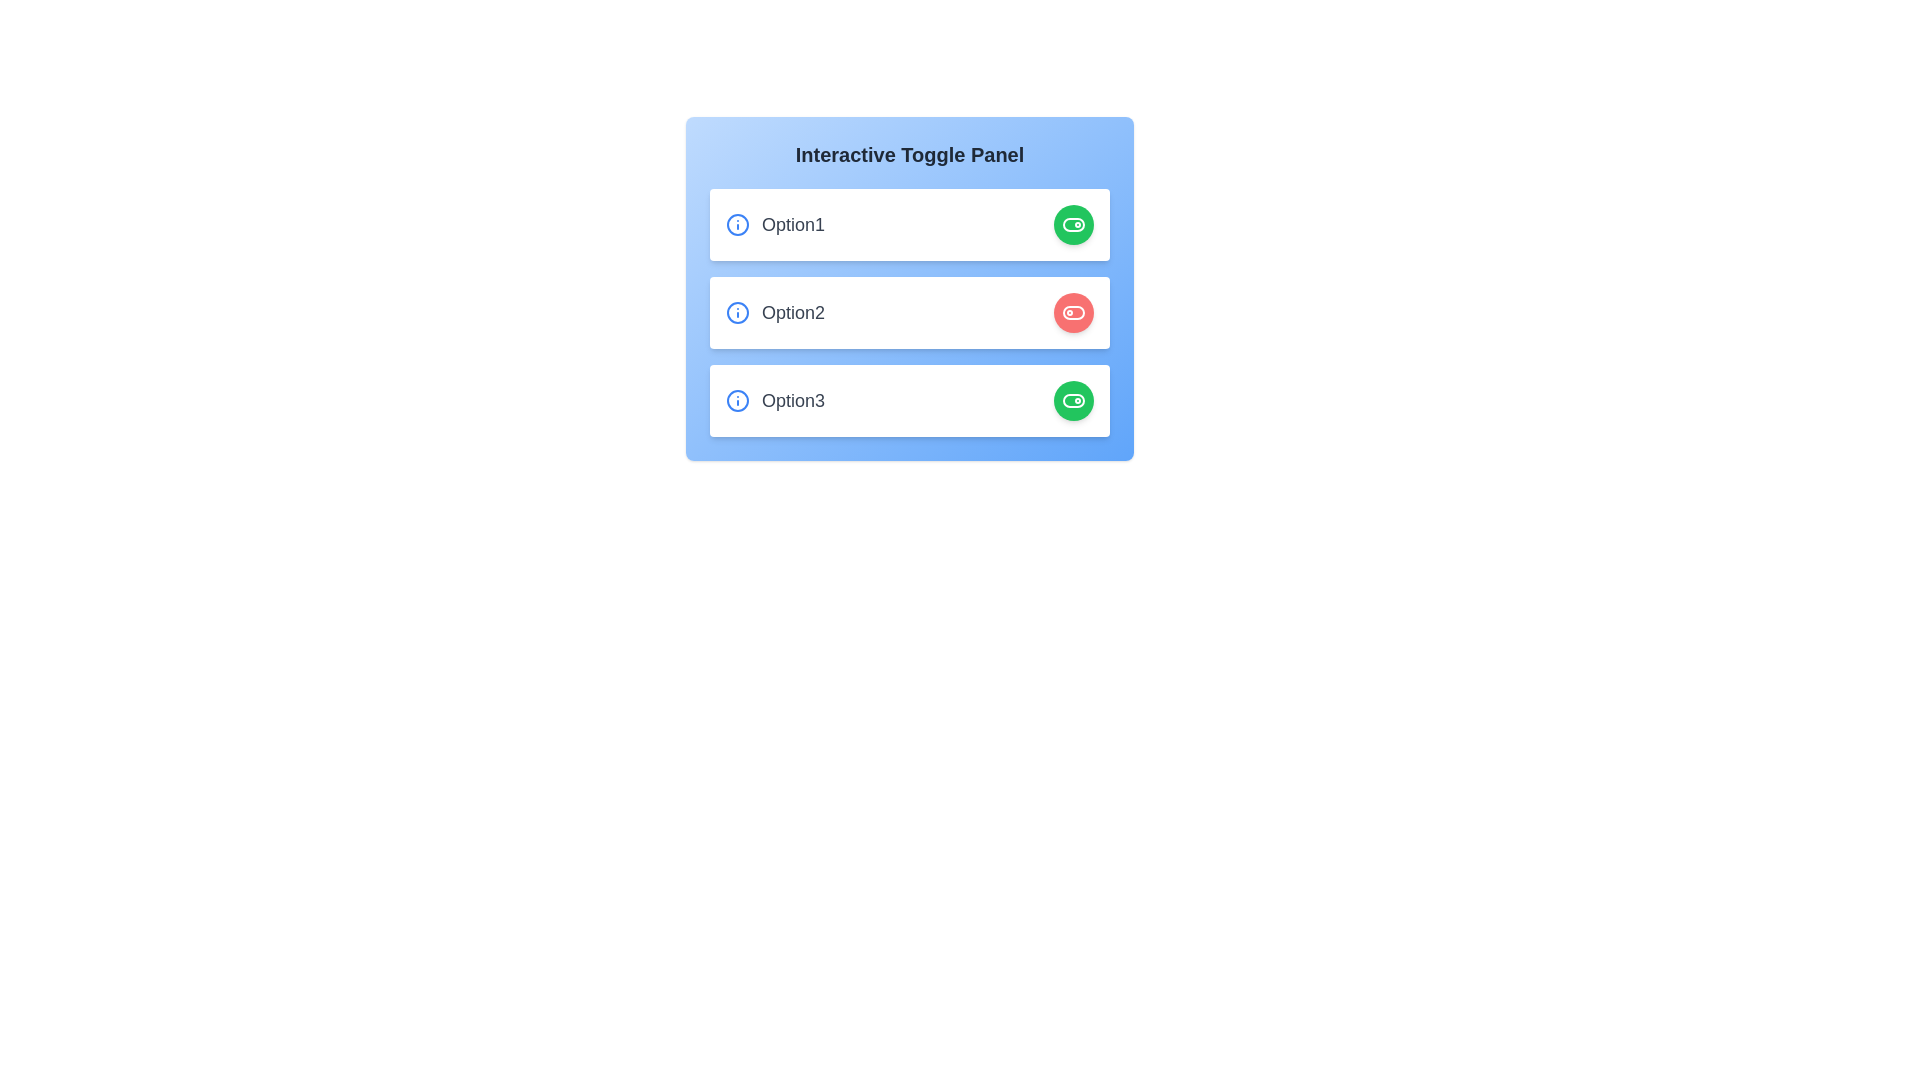 This screenshot has width=1920, height=1080. What do you see at coordinates (737, 224) in the screenshot?
I see `the information icon next to option1 to inspect it` at bounding box center [737, 224].